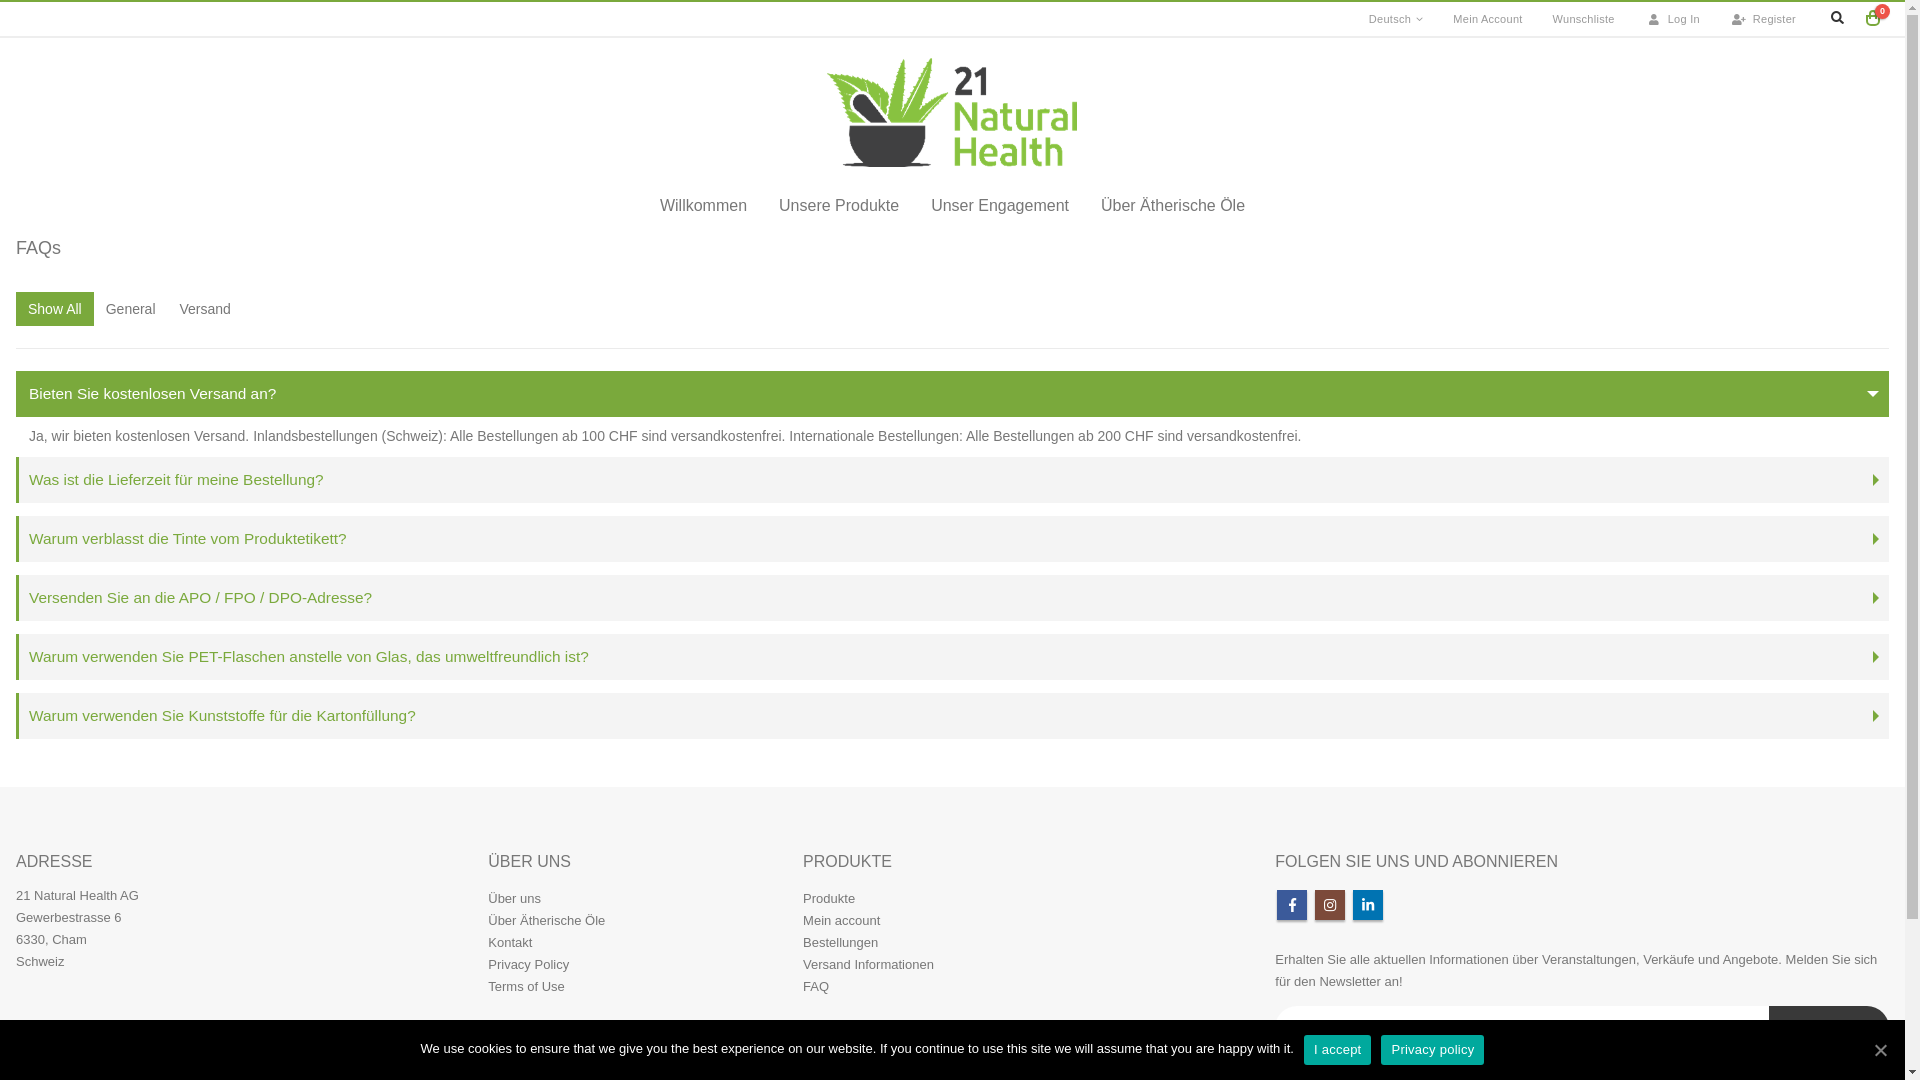  Describe the element at coordinates (1431, 1048) in the screenshot. I see `'Privacy policy'` at that location.